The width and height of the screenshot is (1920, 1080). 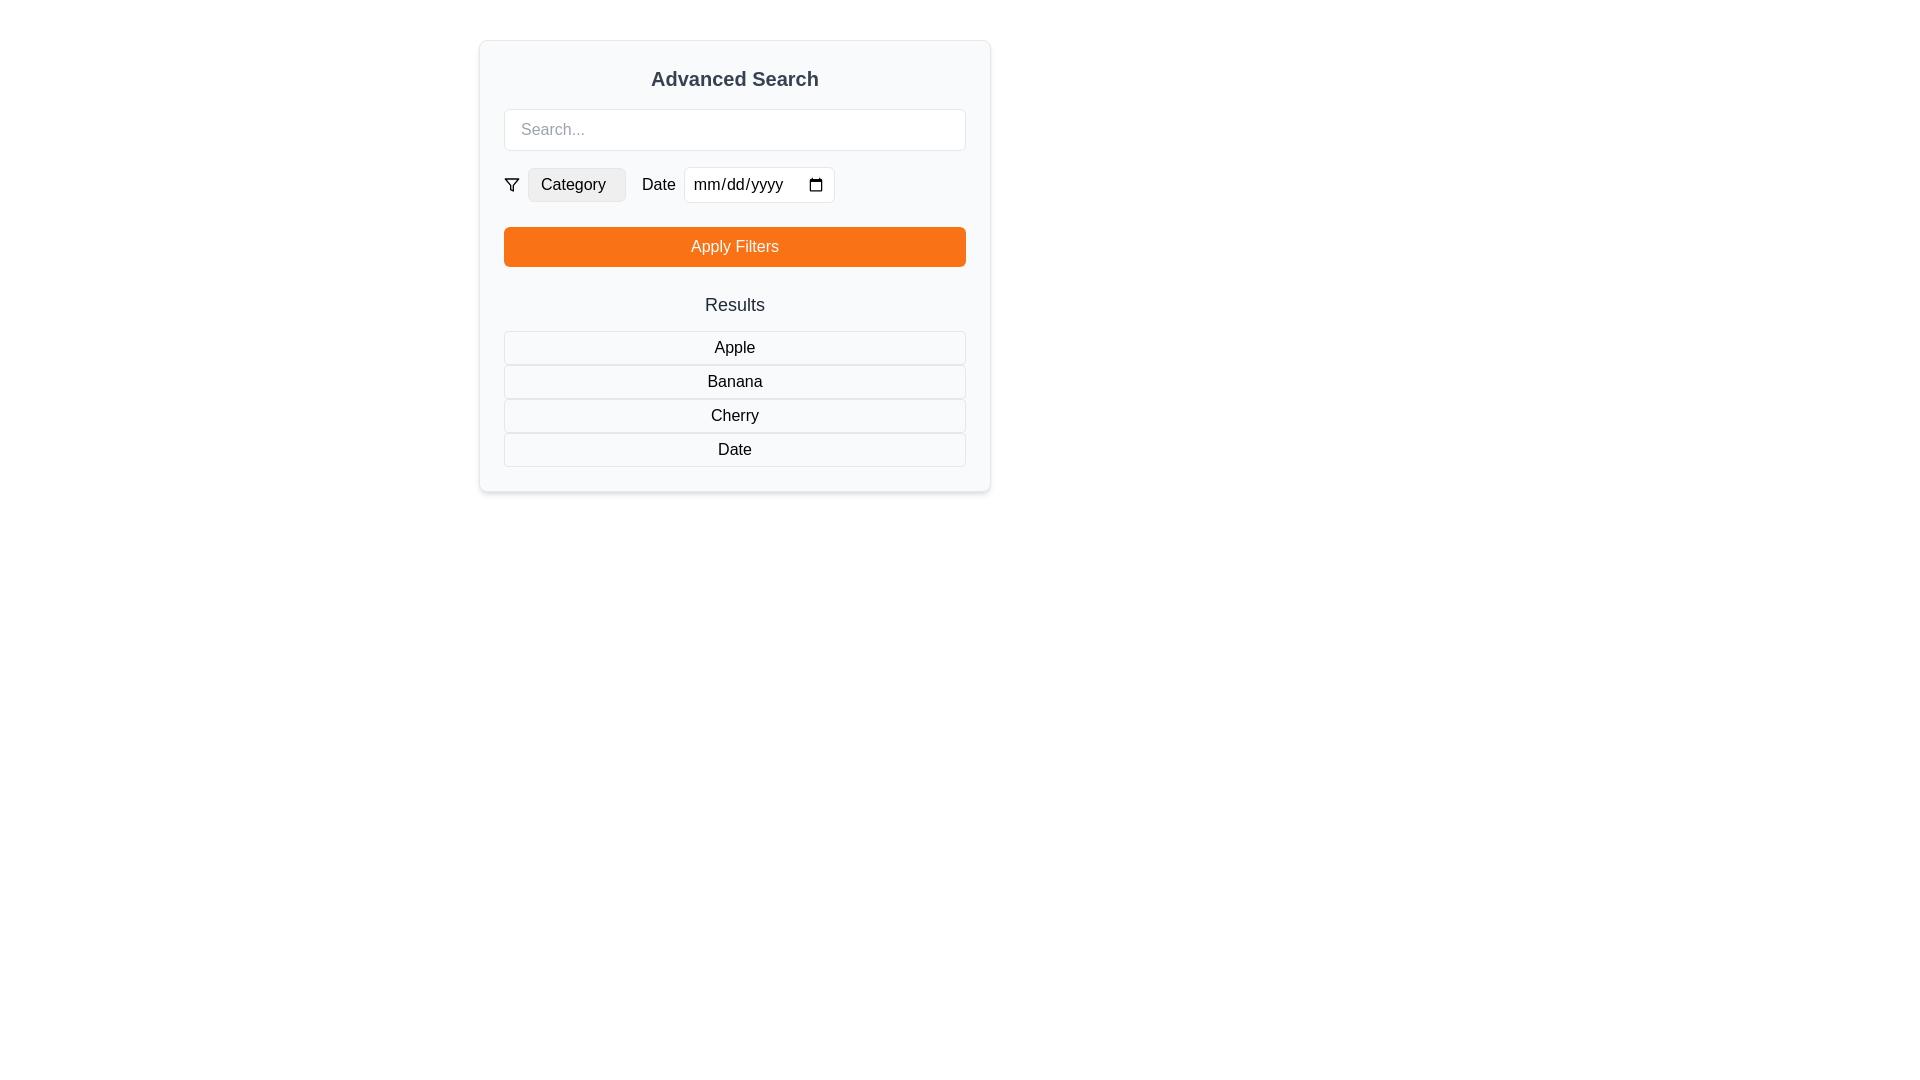 I want to click on the 'Category' dropdown menu located in the upper section of the panel, so click(x=564, y=185).